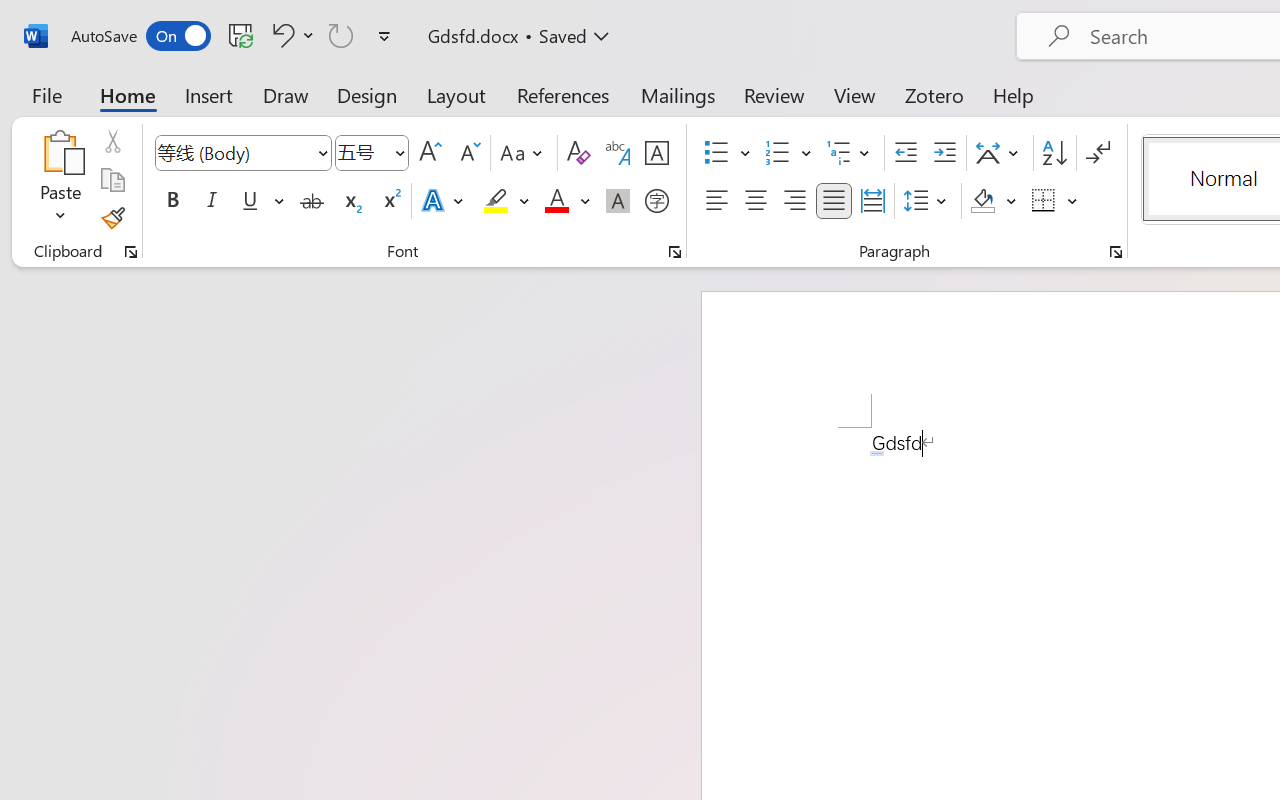 The image size is (1280, 800). What do you see at coordinates (350, 201) in the screenshot?
I see `'Subscript'` at bounding box center [350, 201].